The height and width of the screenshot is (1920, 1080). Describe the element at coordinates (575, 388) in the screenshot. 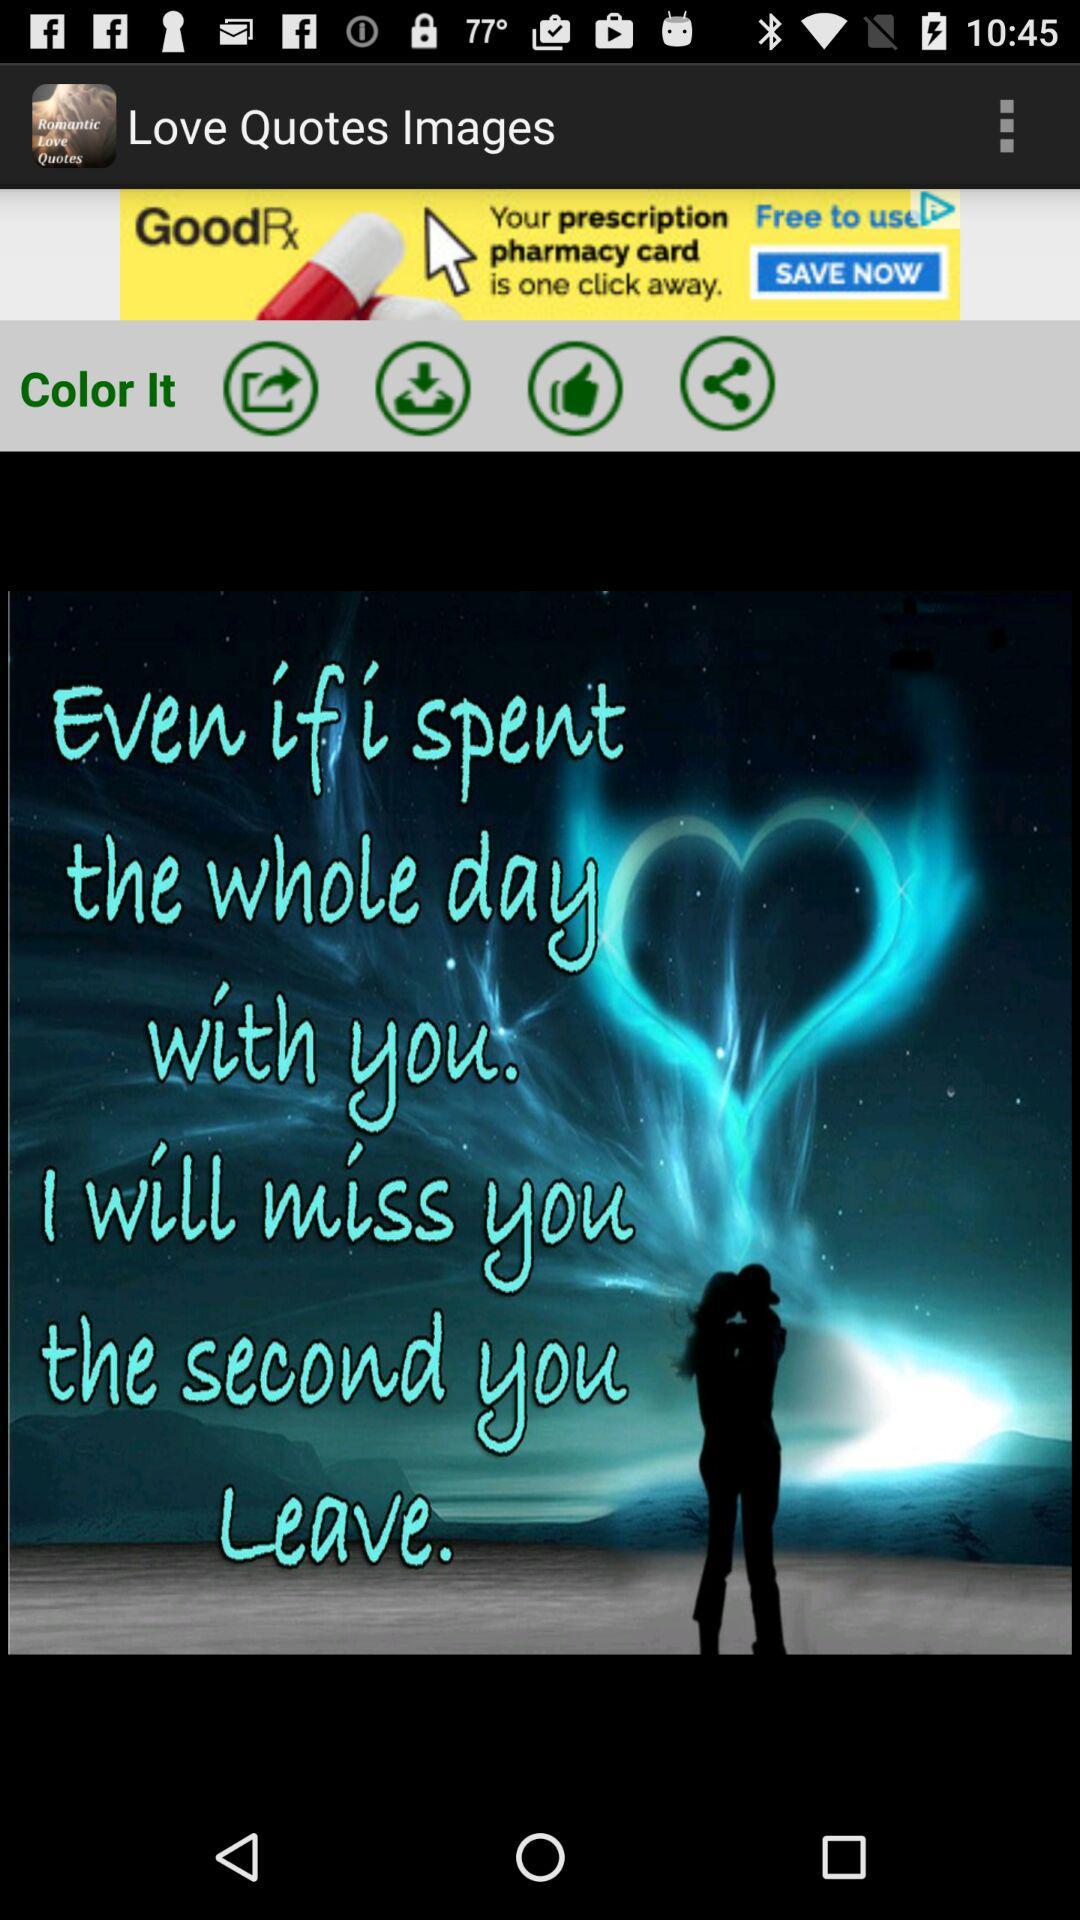

I see `like page` at that location.